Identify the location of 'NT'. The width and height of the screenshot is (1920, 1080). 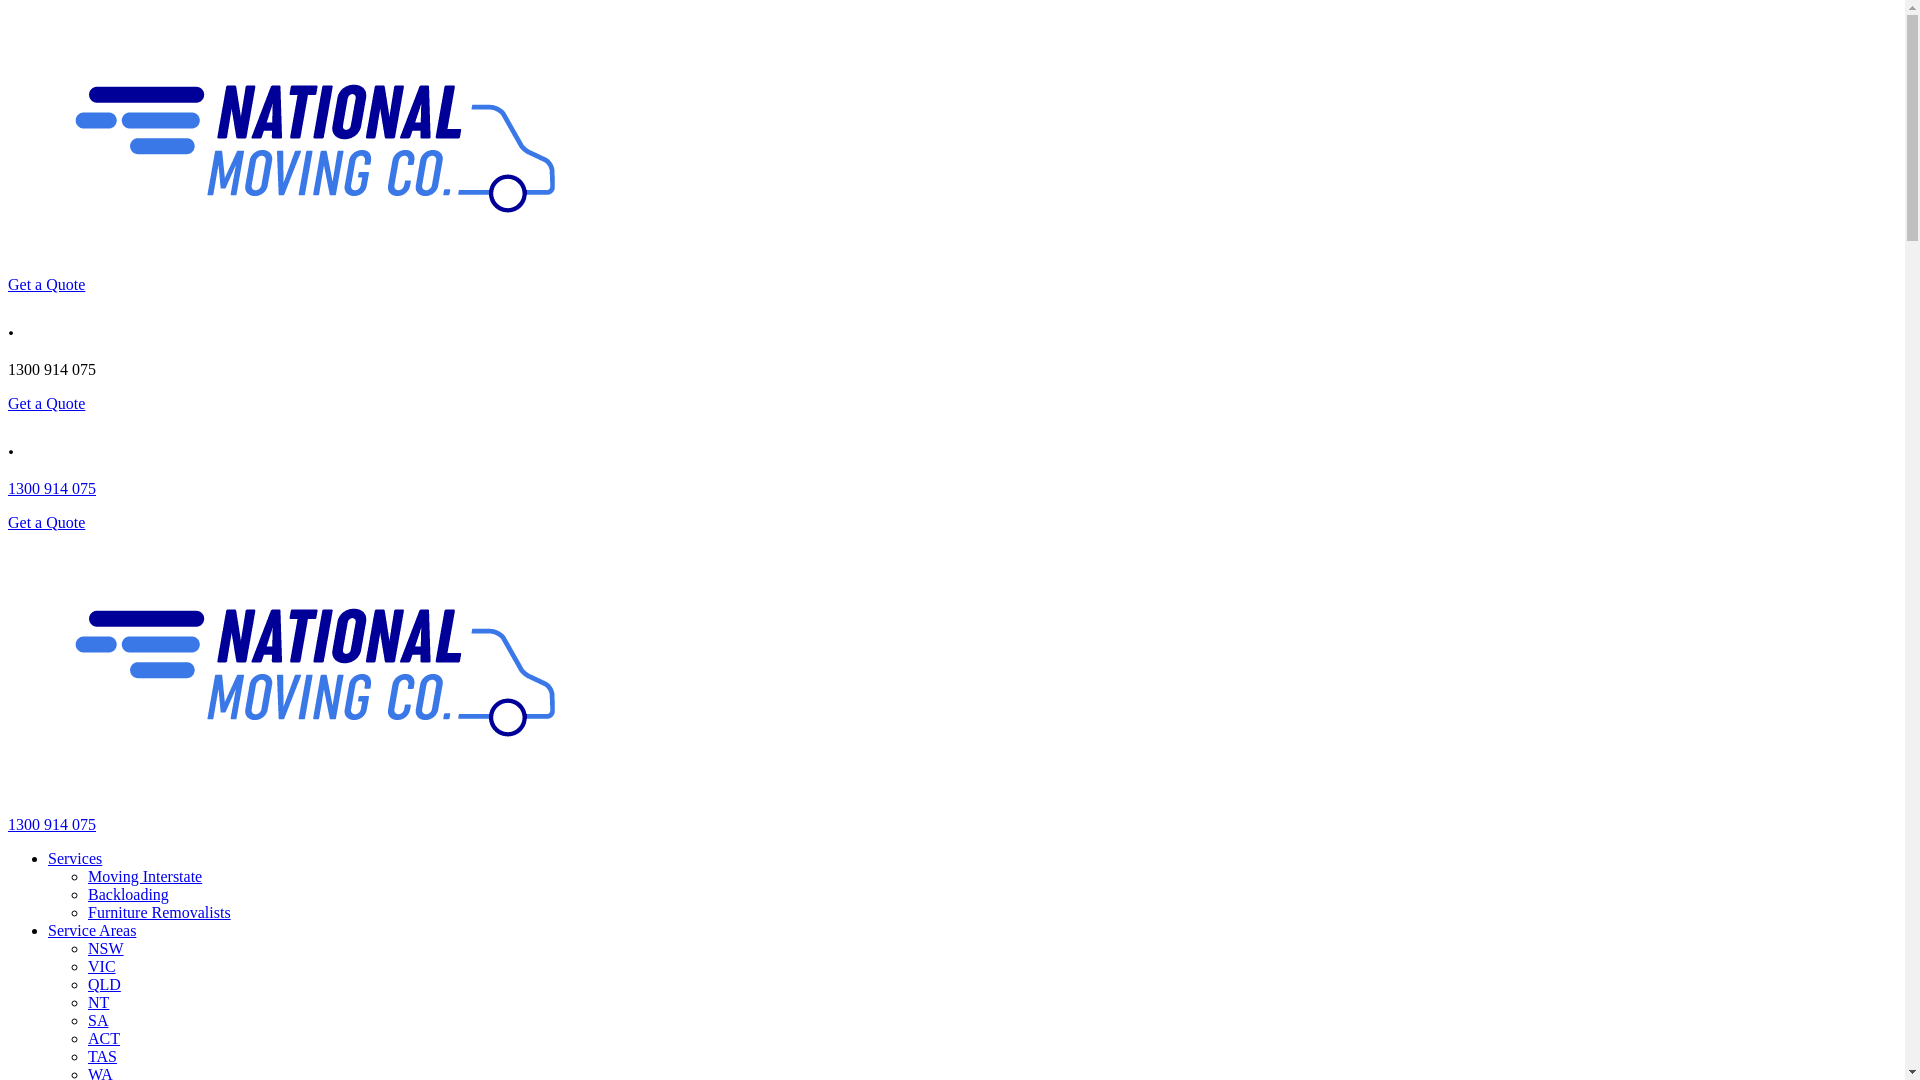
(97, 1002).